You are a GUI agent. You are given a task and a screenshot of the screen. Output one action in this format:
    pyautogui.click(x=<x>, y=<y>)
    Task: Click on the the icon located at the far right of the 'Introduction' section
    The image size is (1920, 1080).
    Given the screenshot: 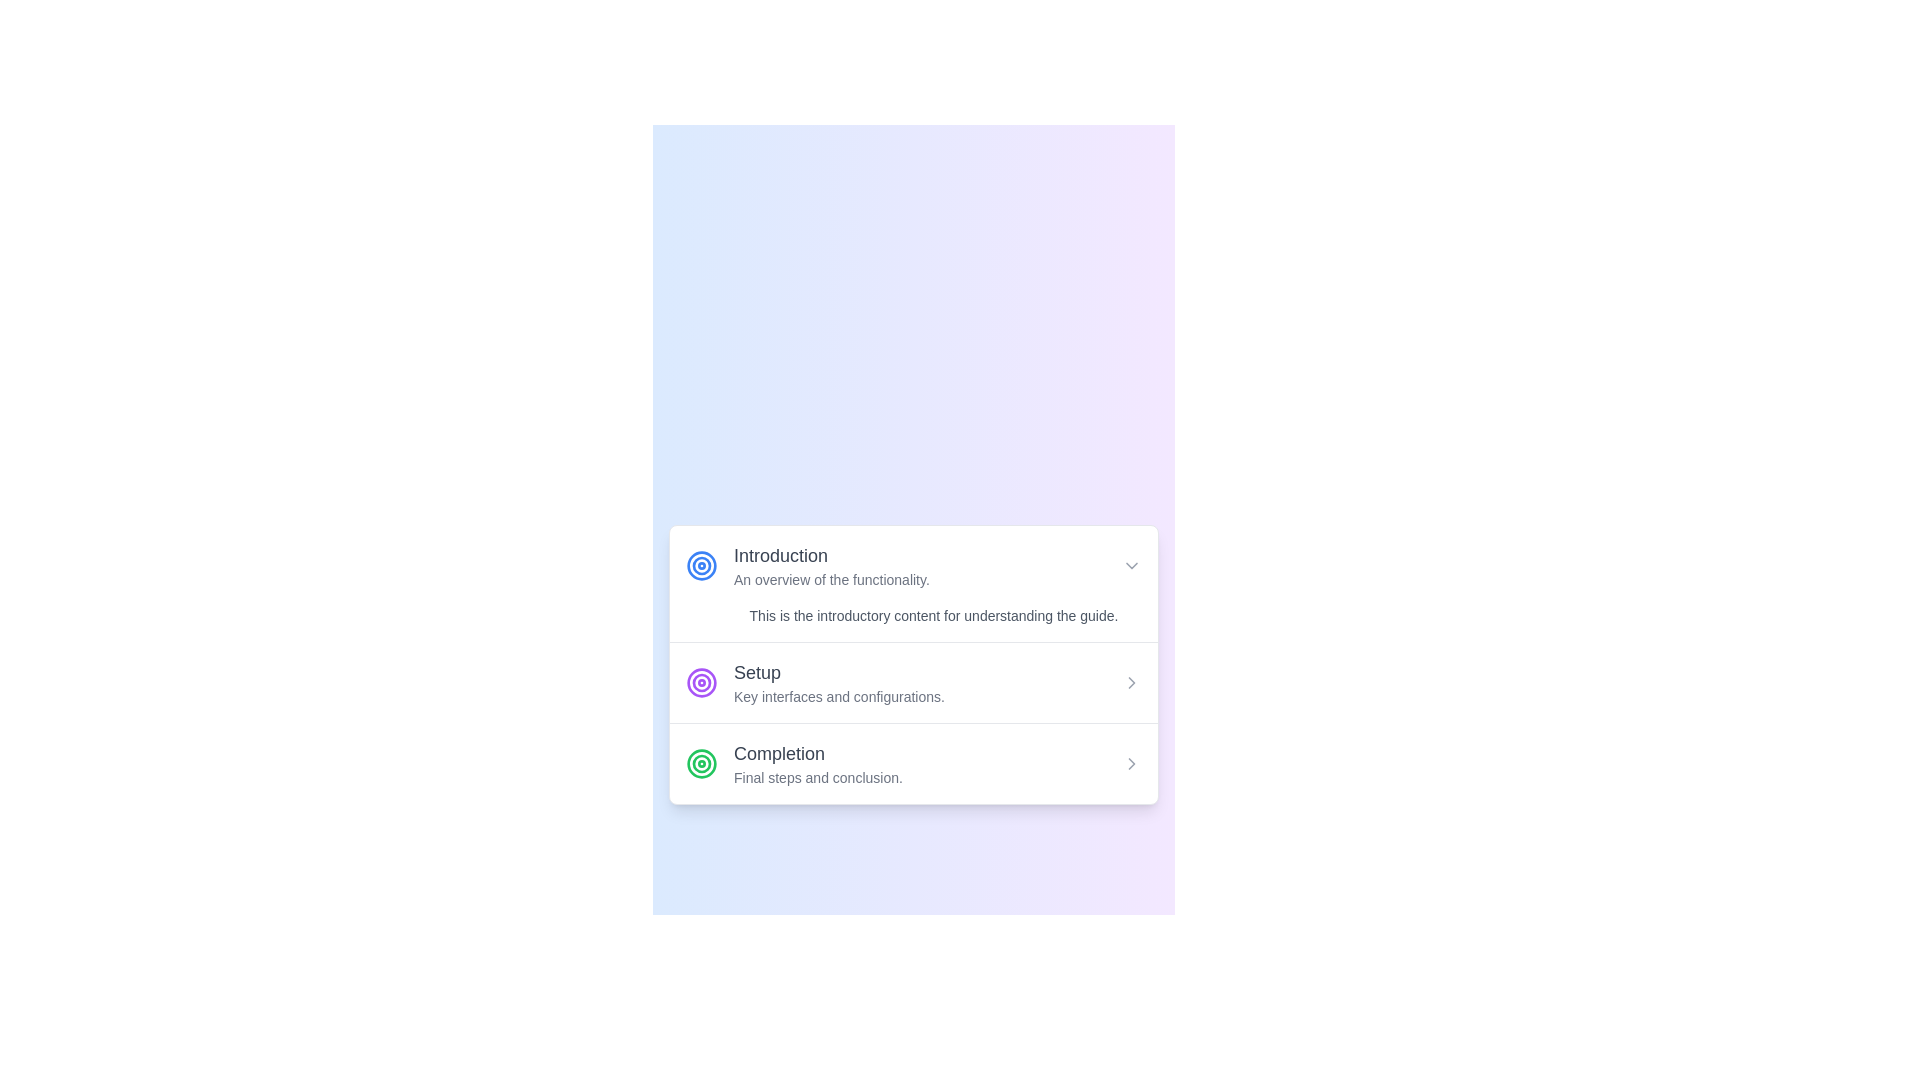 What is the action you would take?
    pyautogui.click(x=1132, y=566)
    